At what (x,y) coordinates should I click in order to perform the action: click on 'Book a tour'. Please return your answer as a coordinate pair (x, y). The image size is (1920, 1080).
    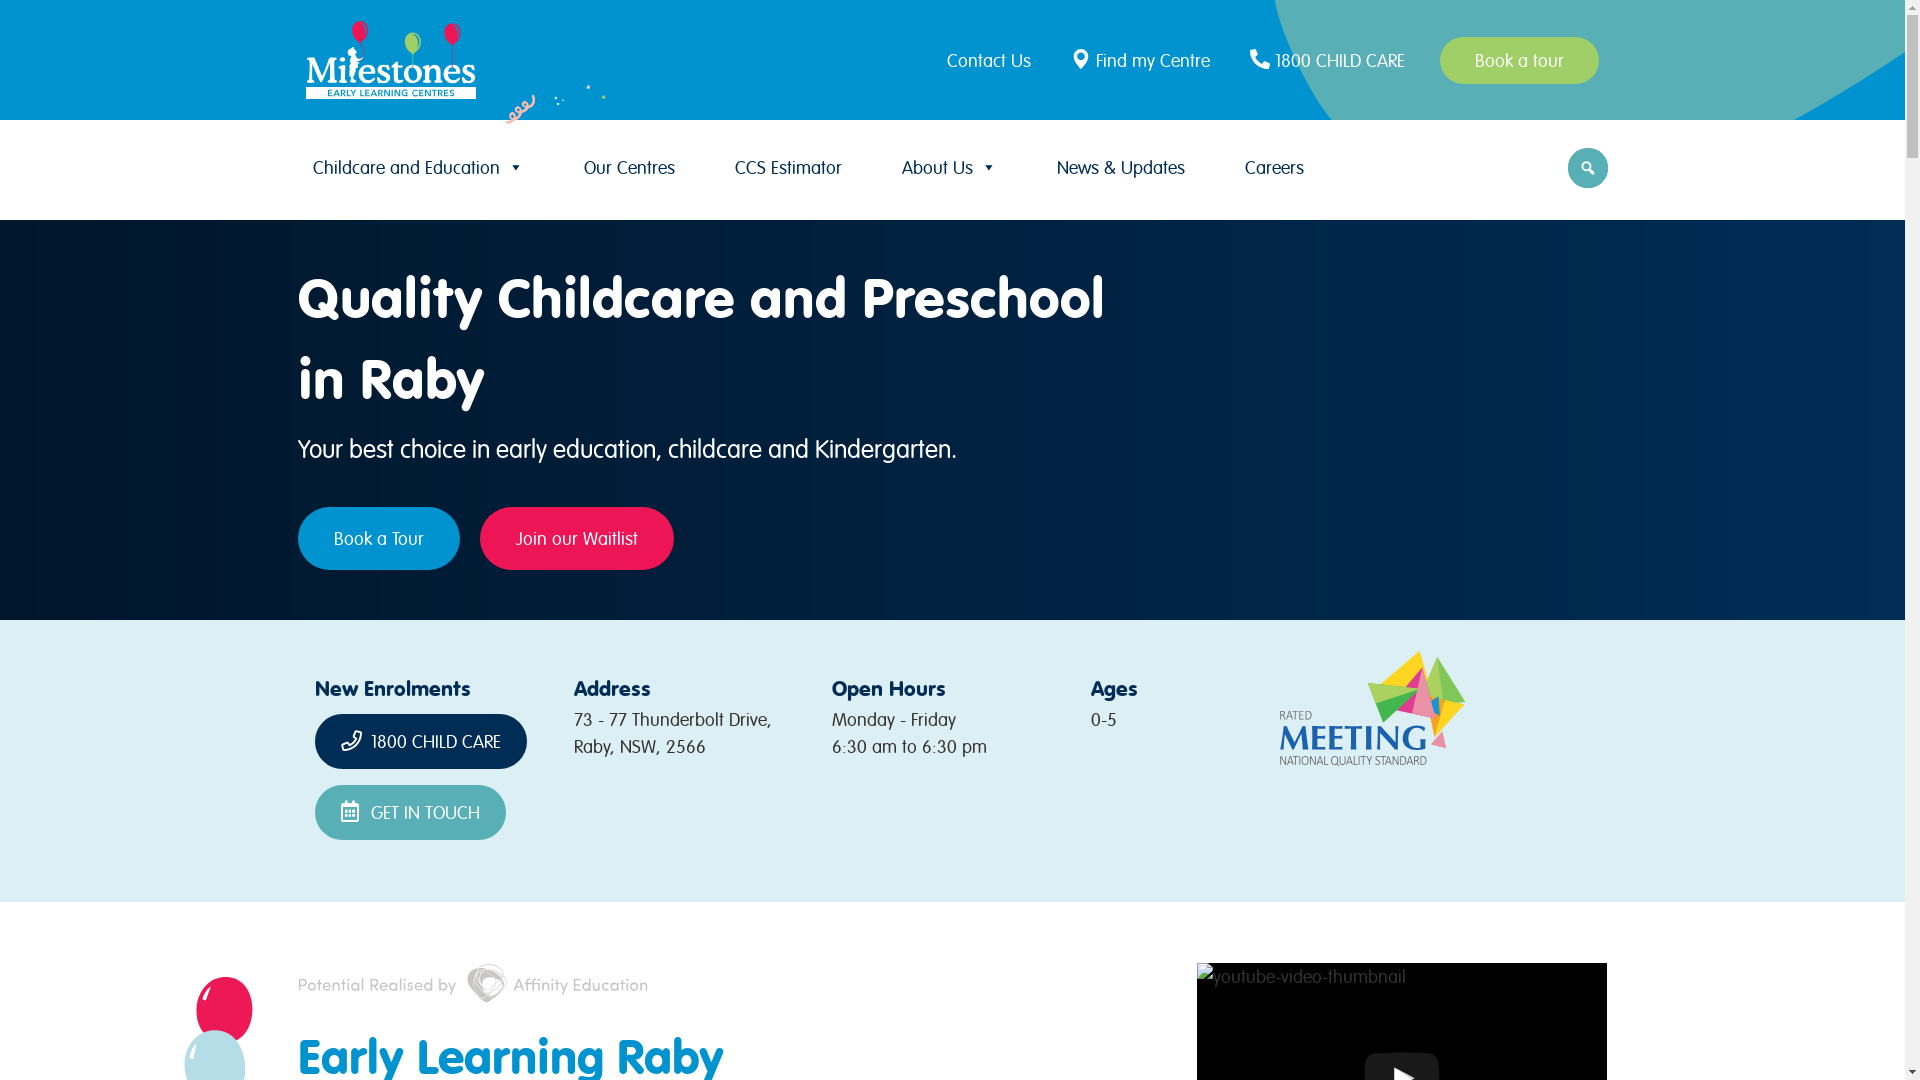
    Looking at the image, I should click on (1519, 58).